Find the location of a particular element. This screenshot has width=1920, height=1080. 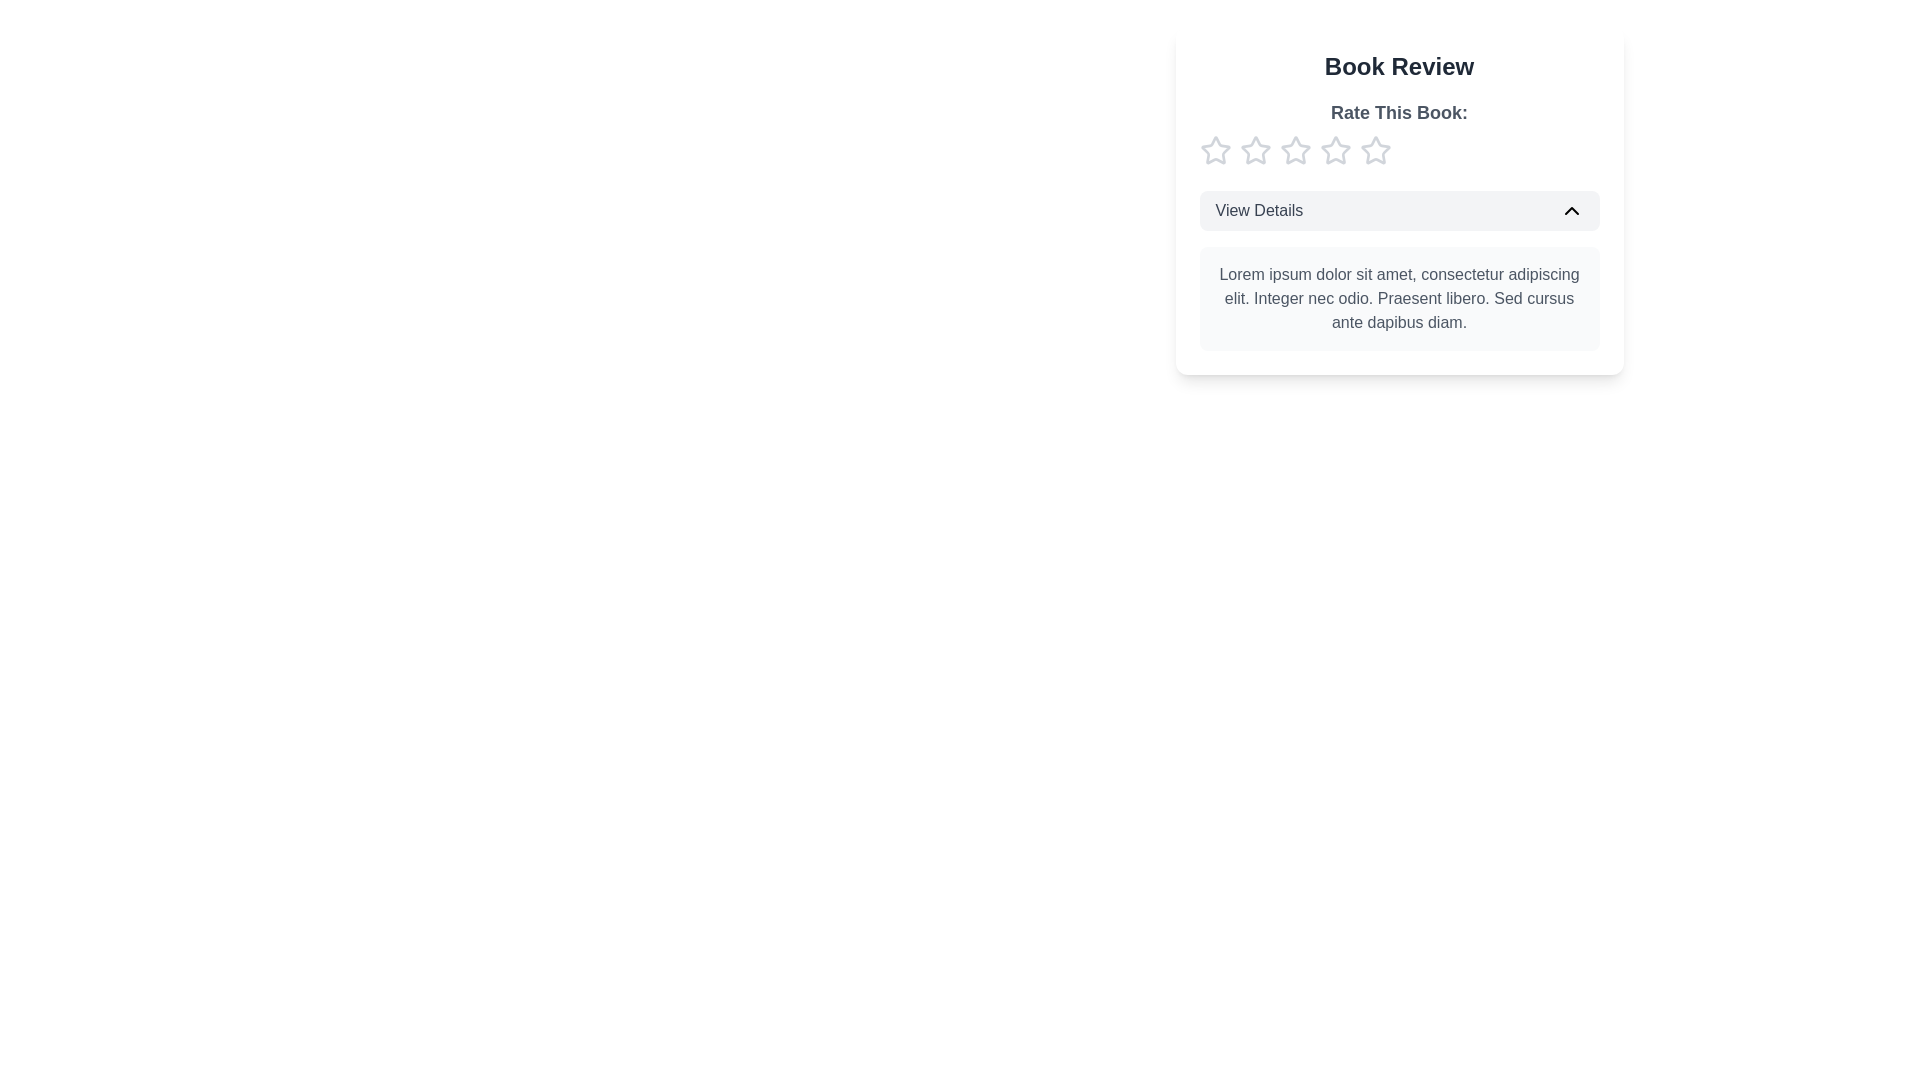

the toggle button located beneath the star rating icons is located at coordinates (1398, 200).